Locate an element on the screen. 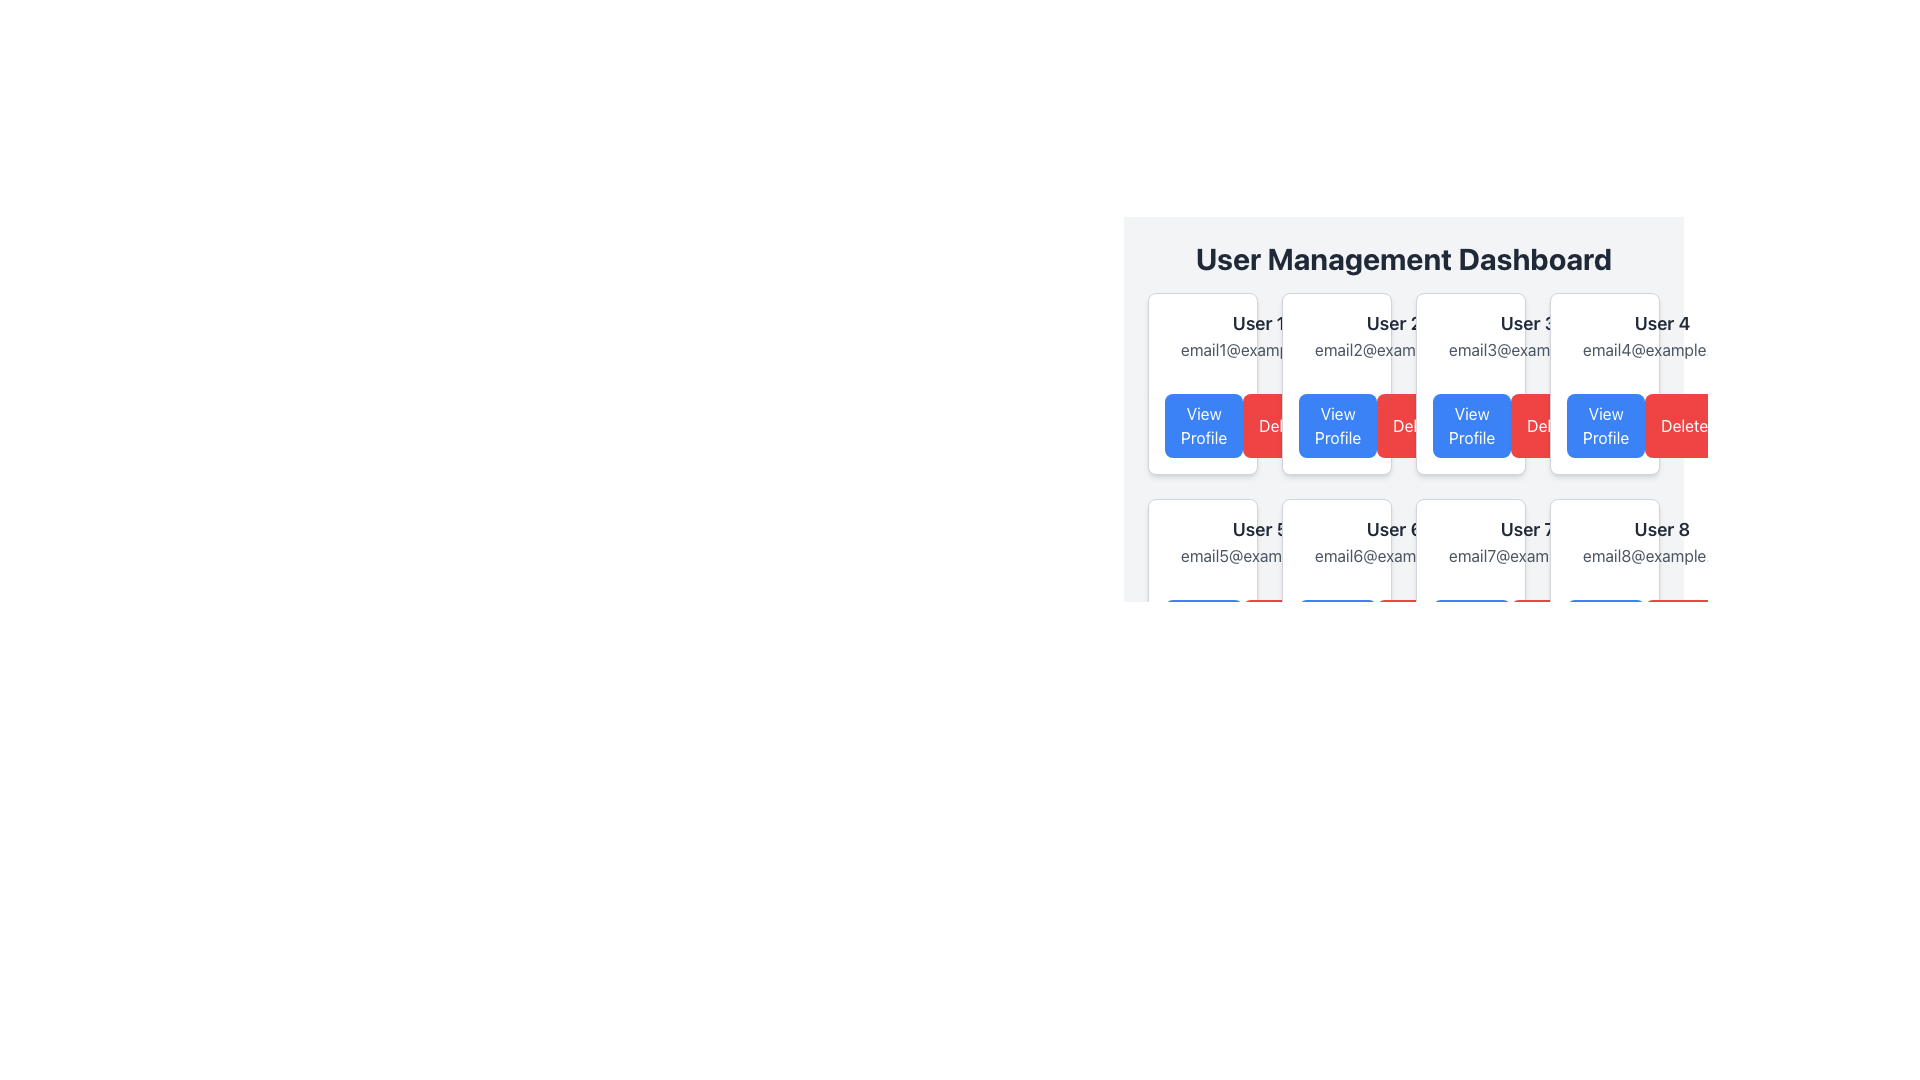 This screenshot has height=1080, width=1920. the text label identifying 'User 4' located in the upper-right corner of the user card is located at coordinates (1662, 323).